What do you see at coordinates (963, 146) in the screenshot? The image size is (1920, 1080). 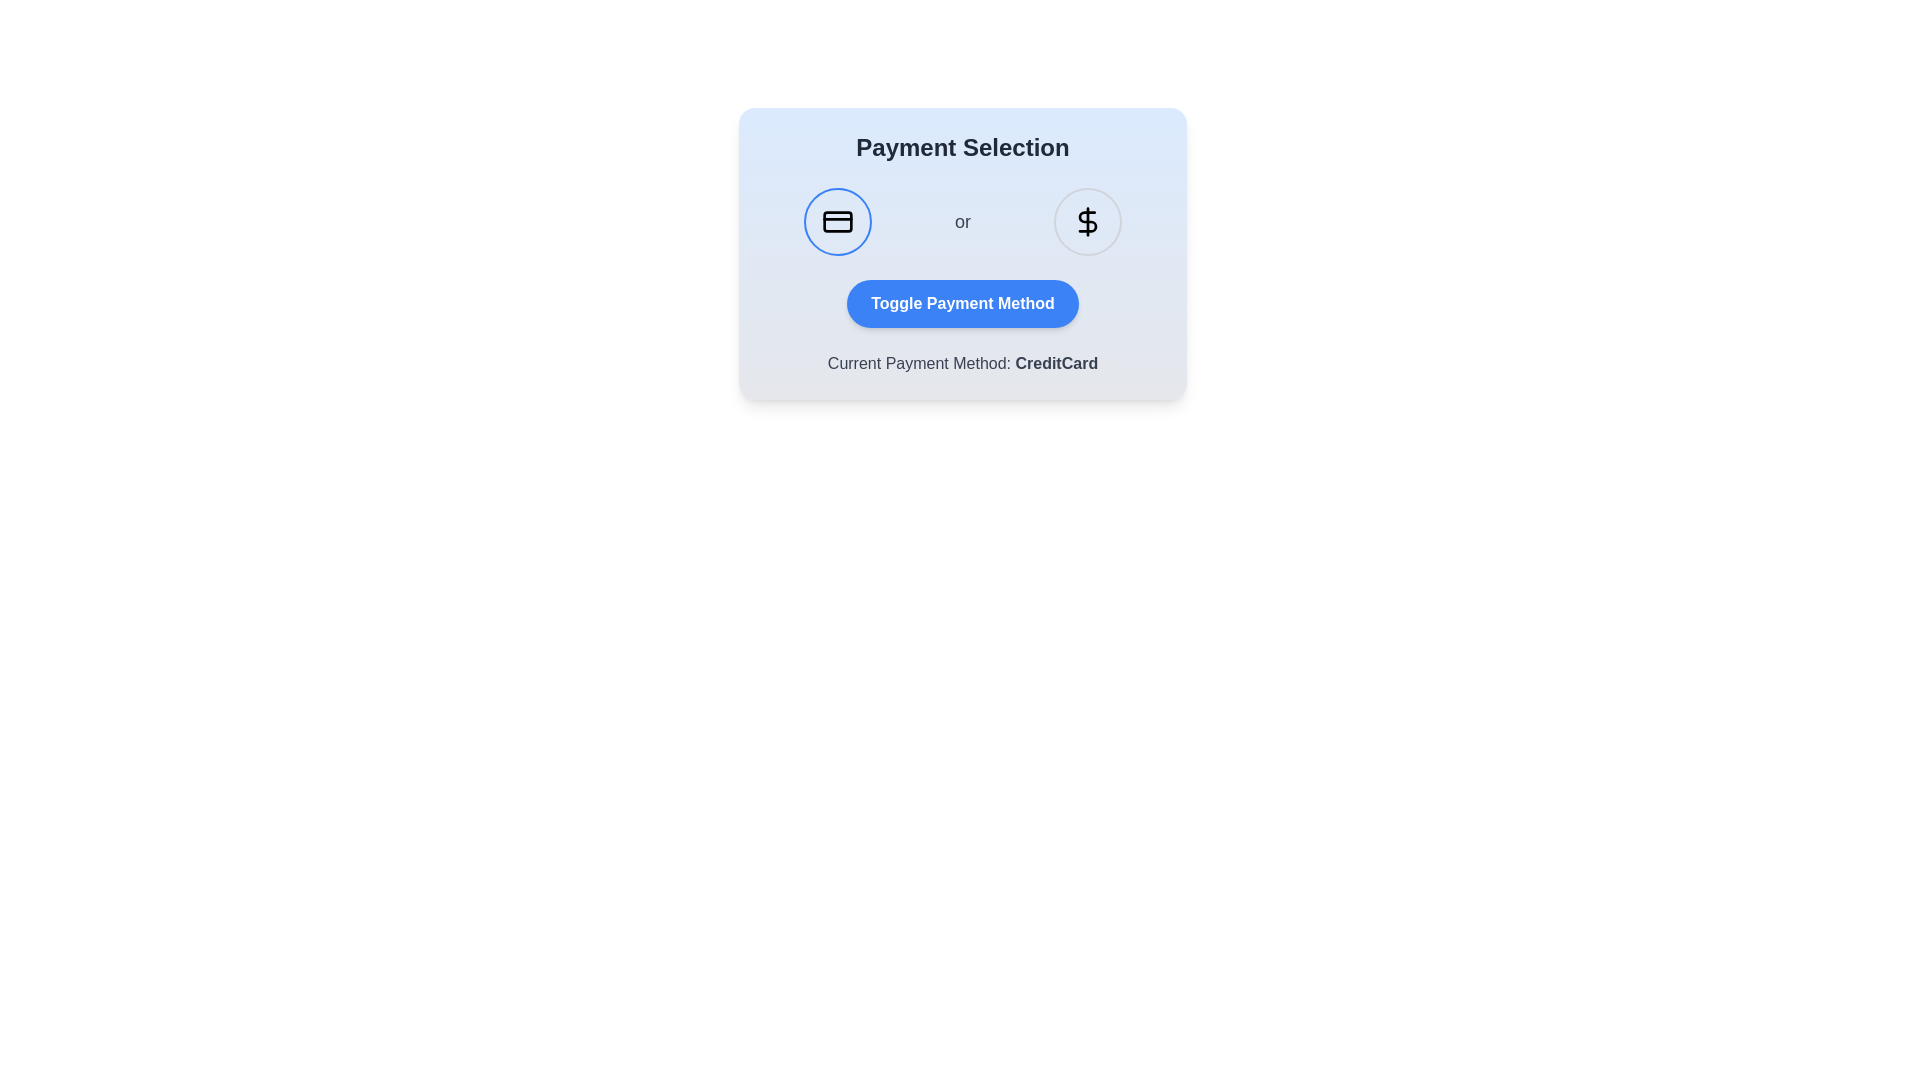 I see `the text label or heading that serves as the title for the section, centrally positioned at the top of the card-like interface layout` at bounding box center [963, 146].